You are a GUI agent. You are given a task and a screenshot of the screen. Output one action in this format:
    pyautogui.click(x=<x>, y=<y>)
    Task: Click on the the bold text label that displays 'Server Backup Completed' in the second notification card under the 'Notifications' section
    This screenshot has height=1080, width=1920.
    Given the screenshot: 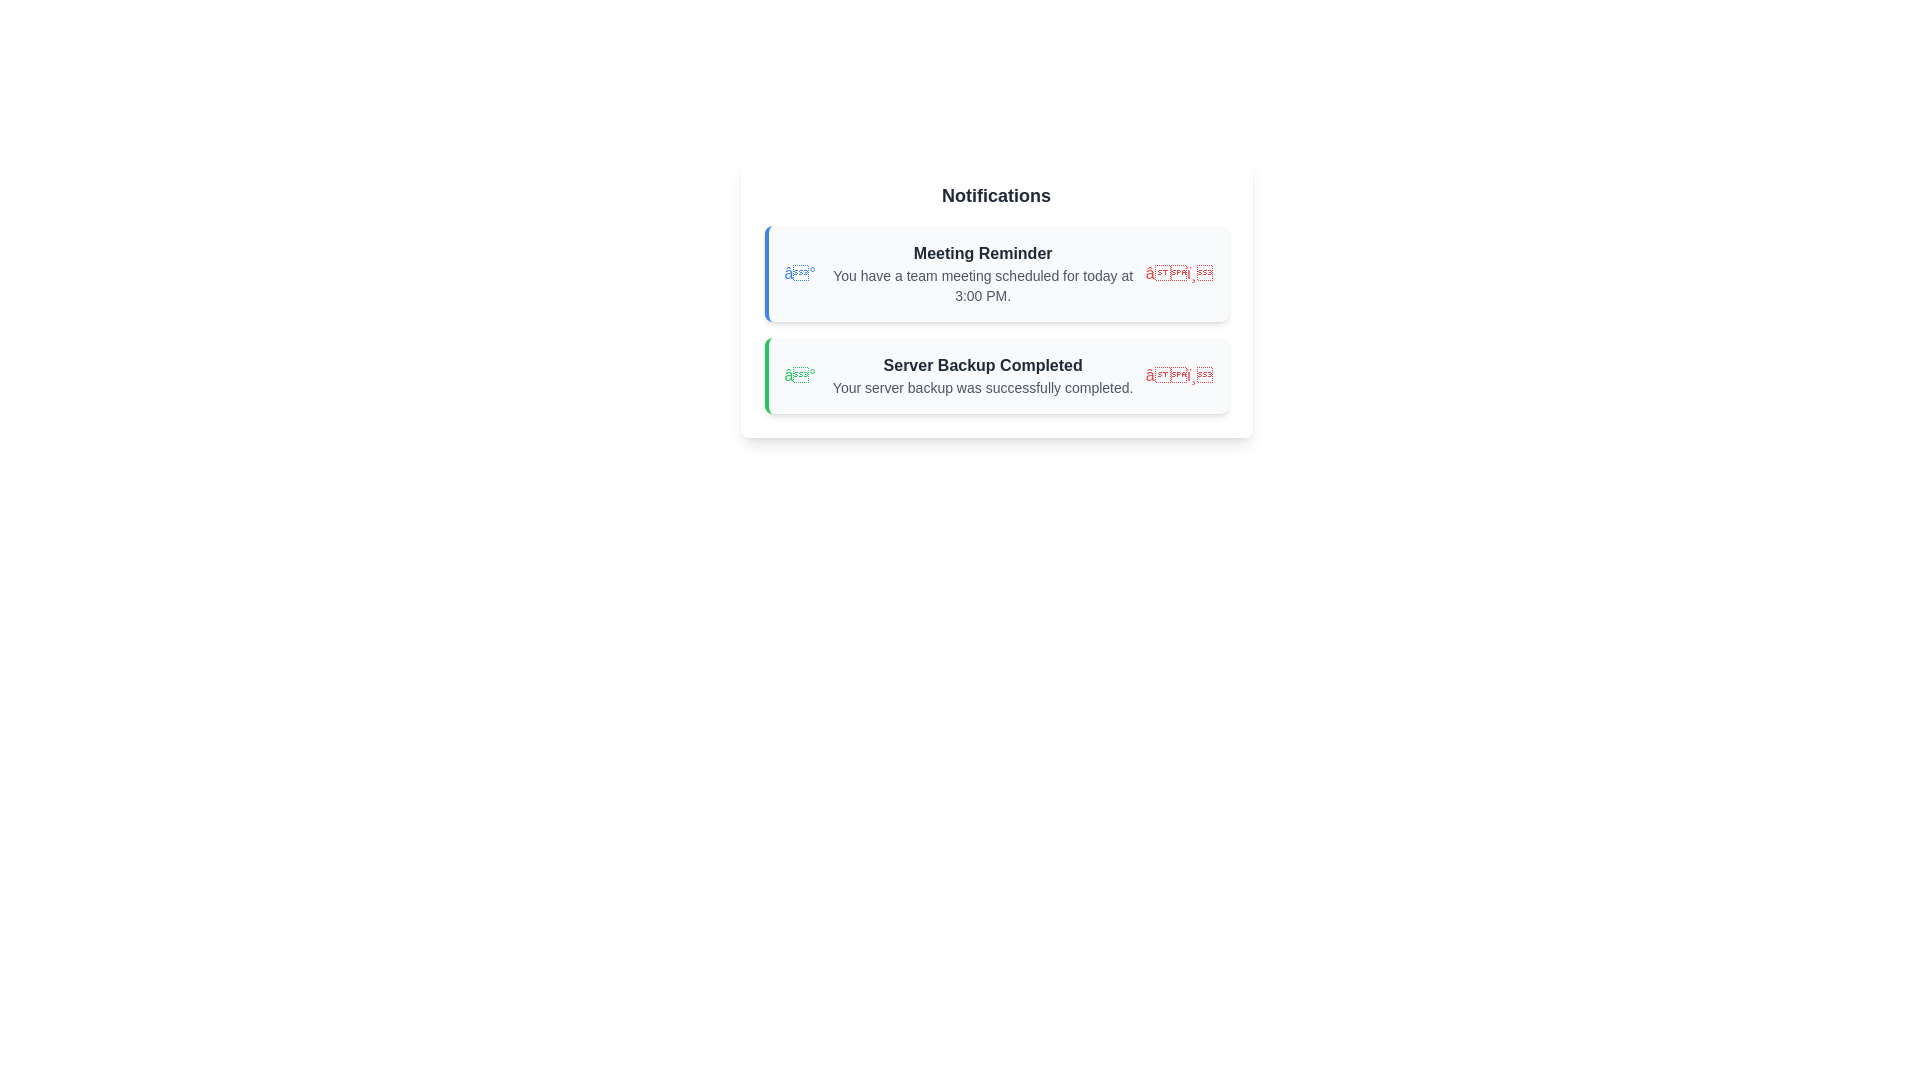 What is the action you would take?
    pyautogui.click(x=983, y=366)
    